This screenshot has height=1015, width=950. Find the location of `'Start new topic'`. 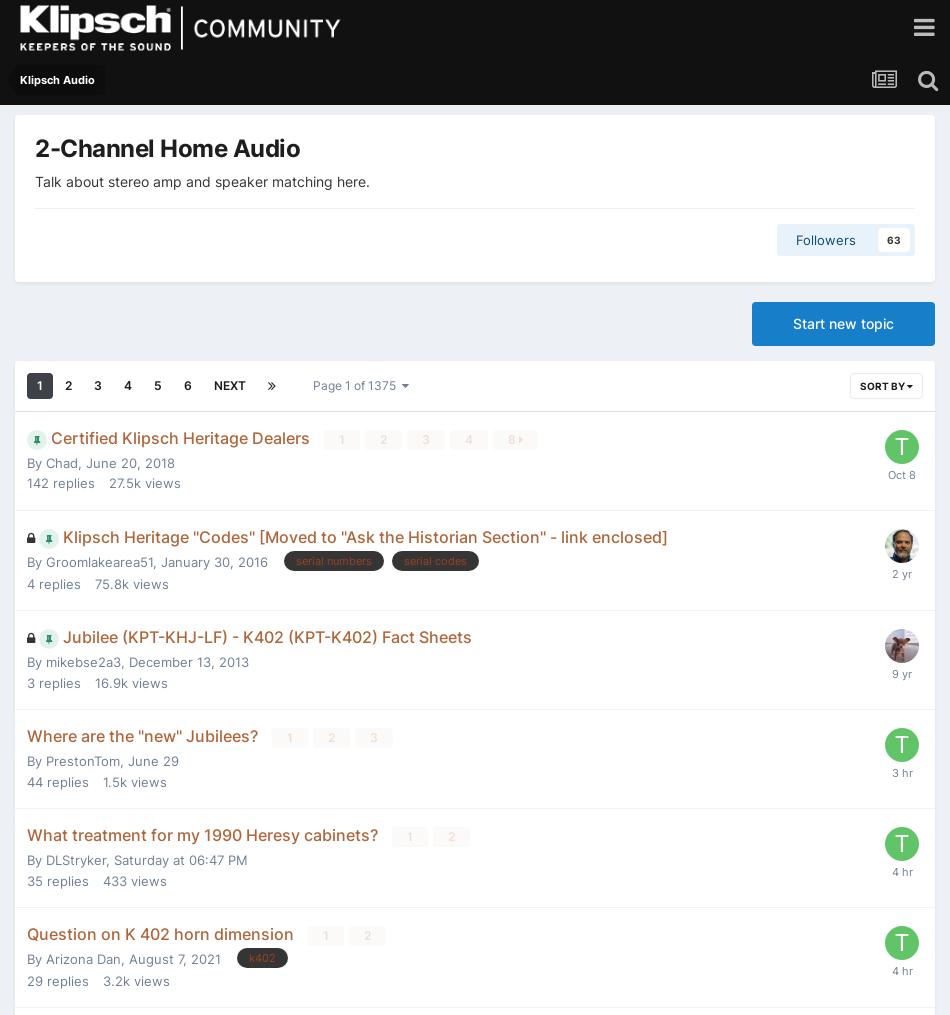

'Start new topic' is located at coordinates (842, 321).